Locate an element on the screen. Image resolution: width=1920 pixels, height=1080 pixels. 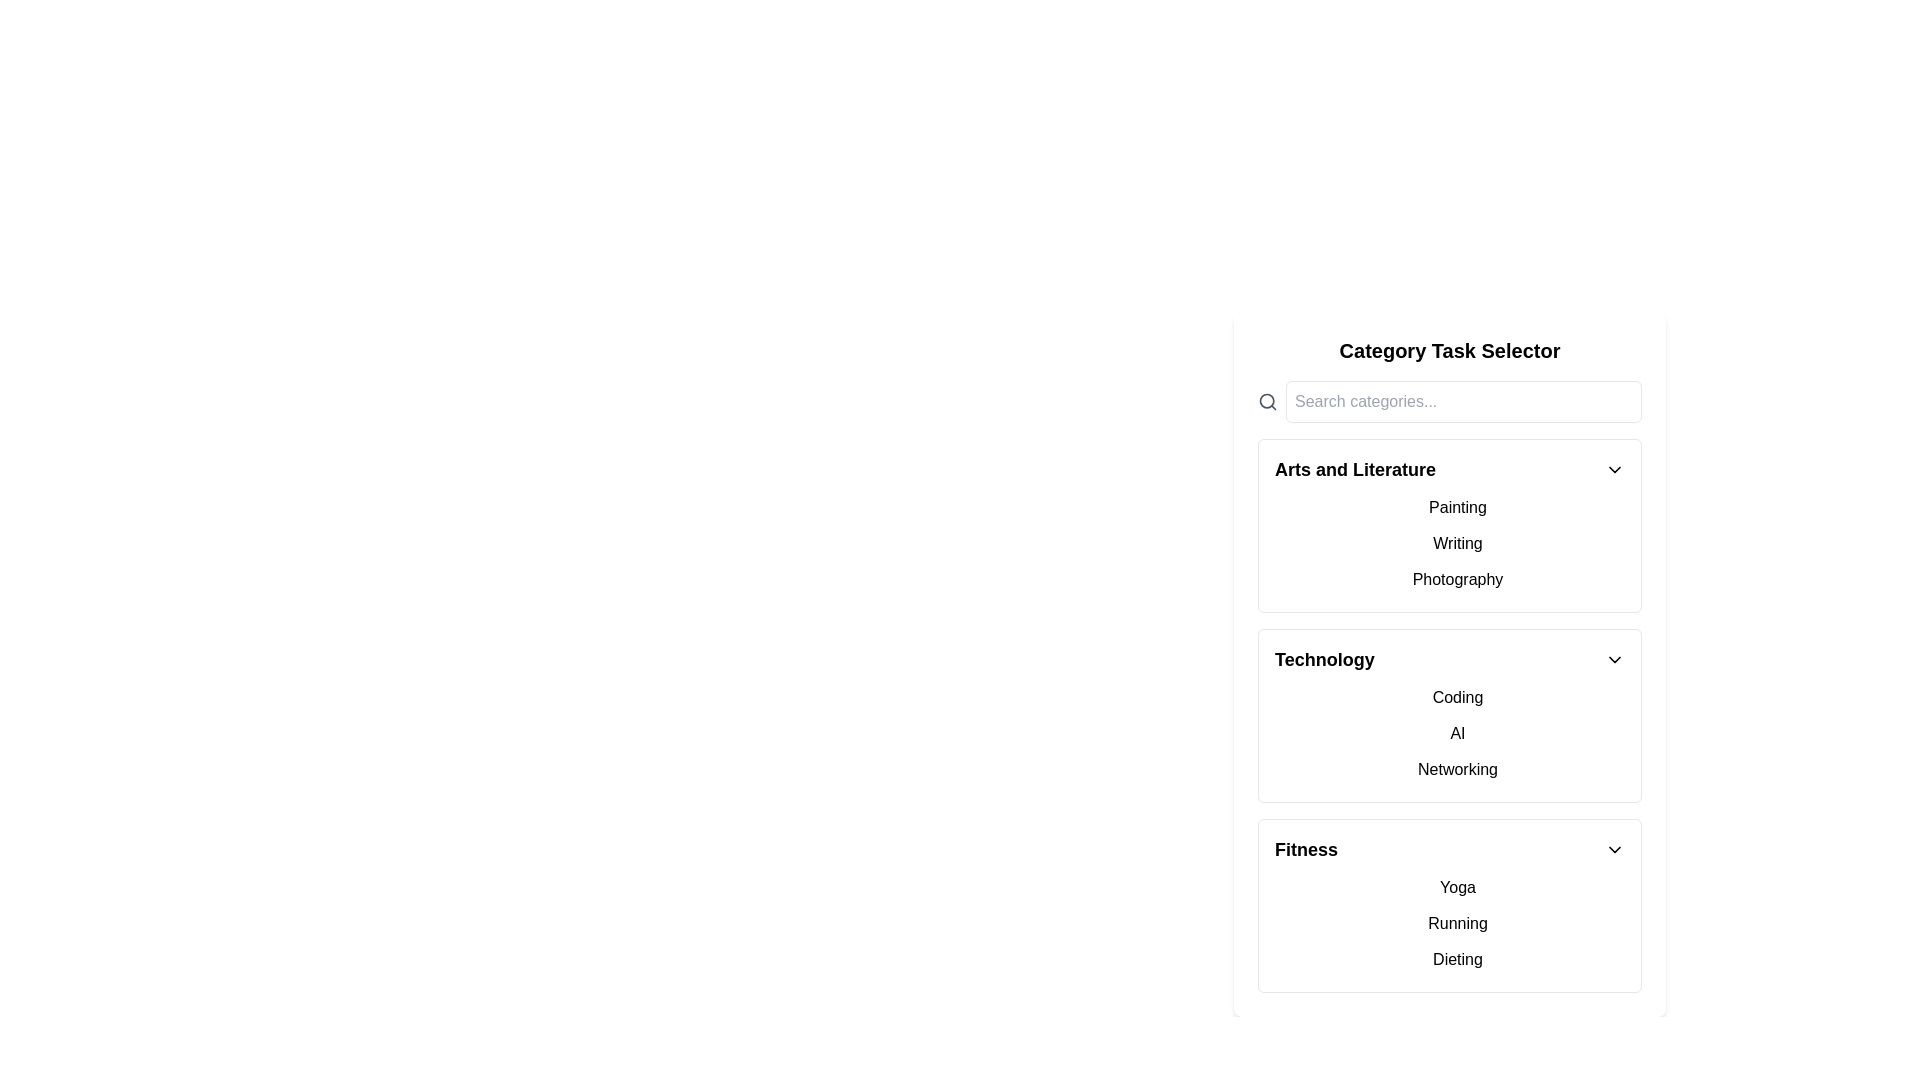
the search icon located at the left of the 'Search categories...' input box within the 'Category Task Selector' sidebar is located at coordinates (1266, 401).